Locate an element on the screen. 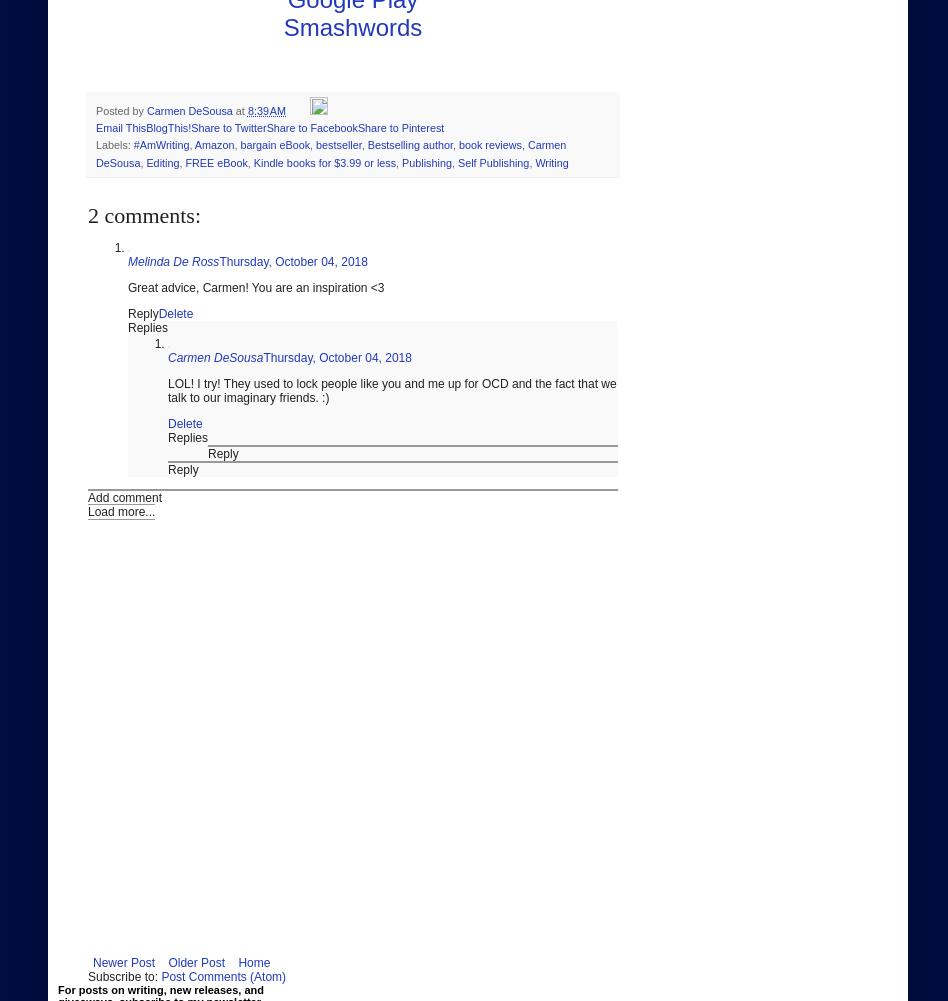 This screenshot has height=1001, width=948. 'Posted by' is located at coordinates (120, 109).